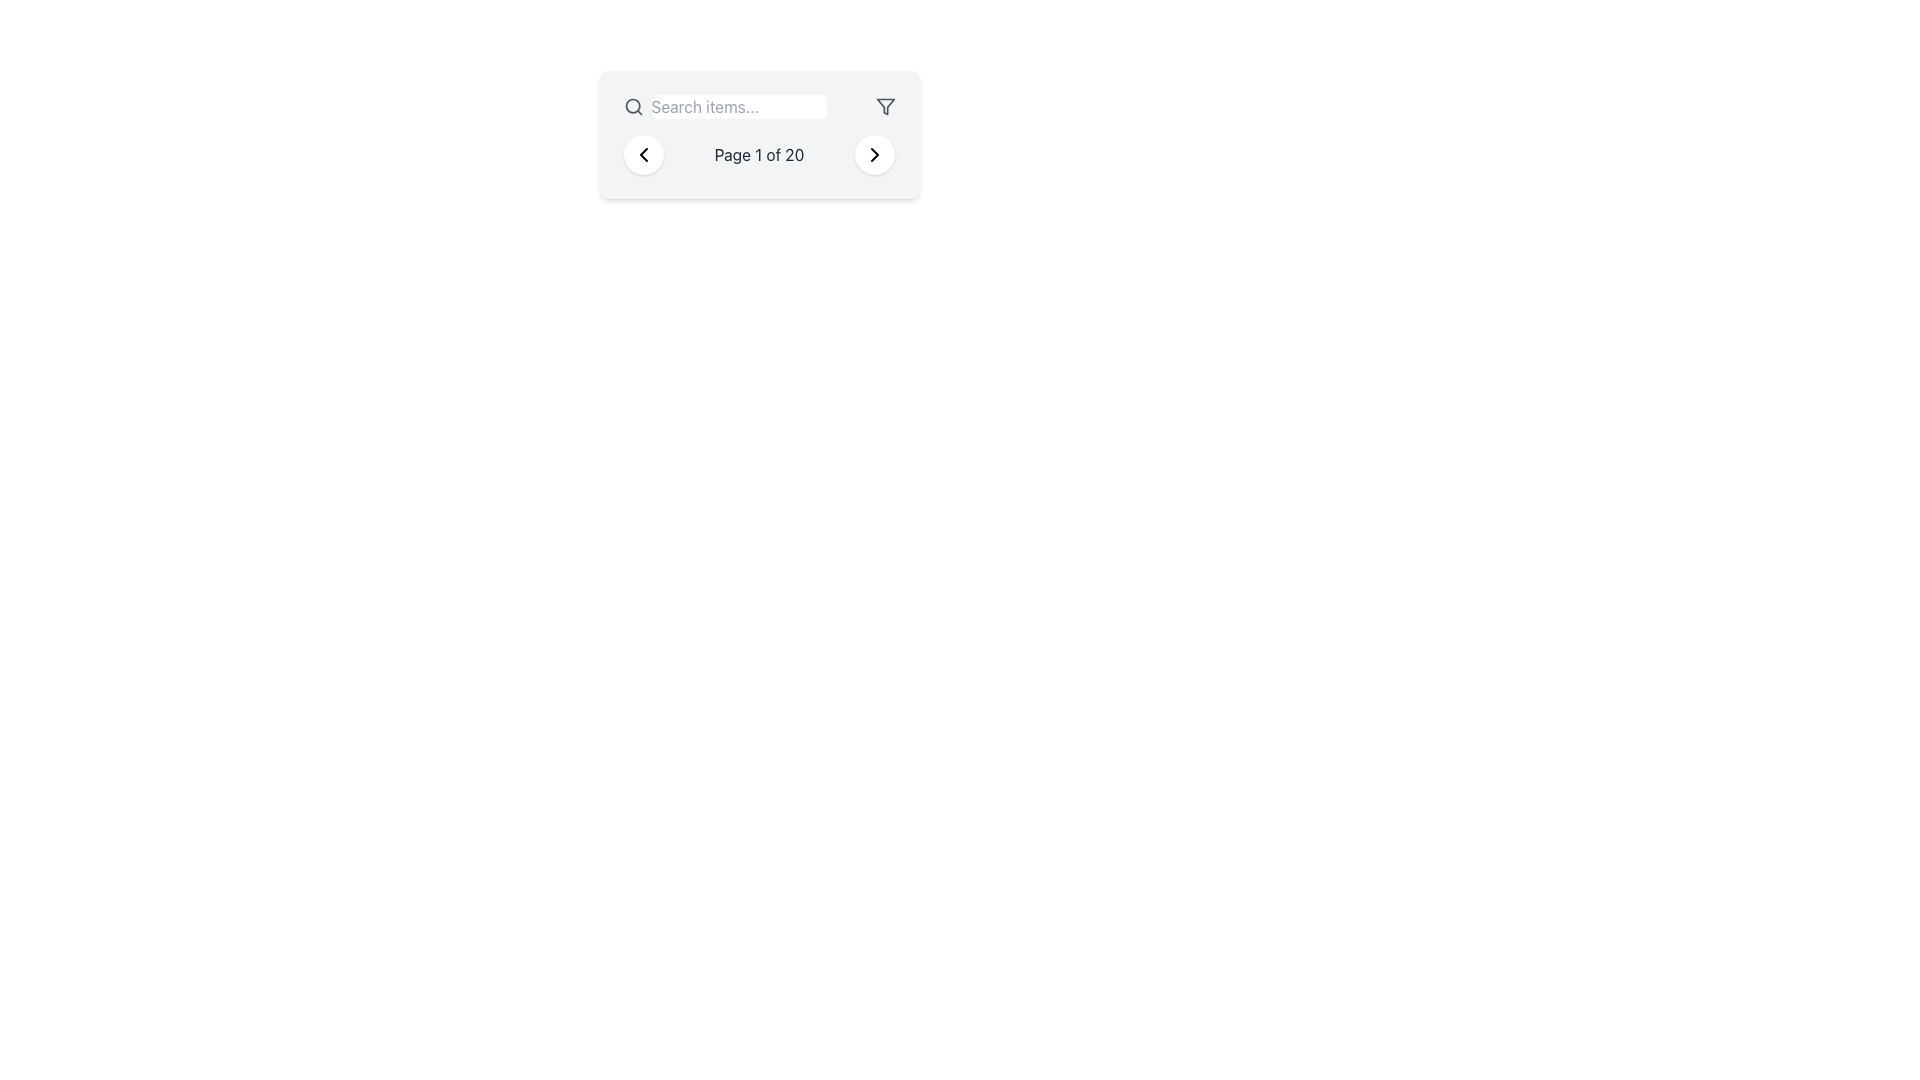 Image resolution: width=1920 pixels, height=1080 pixels. I want to click on the right-pointing chevron symbol icon located in the functional toolbar, so click(875, 153).